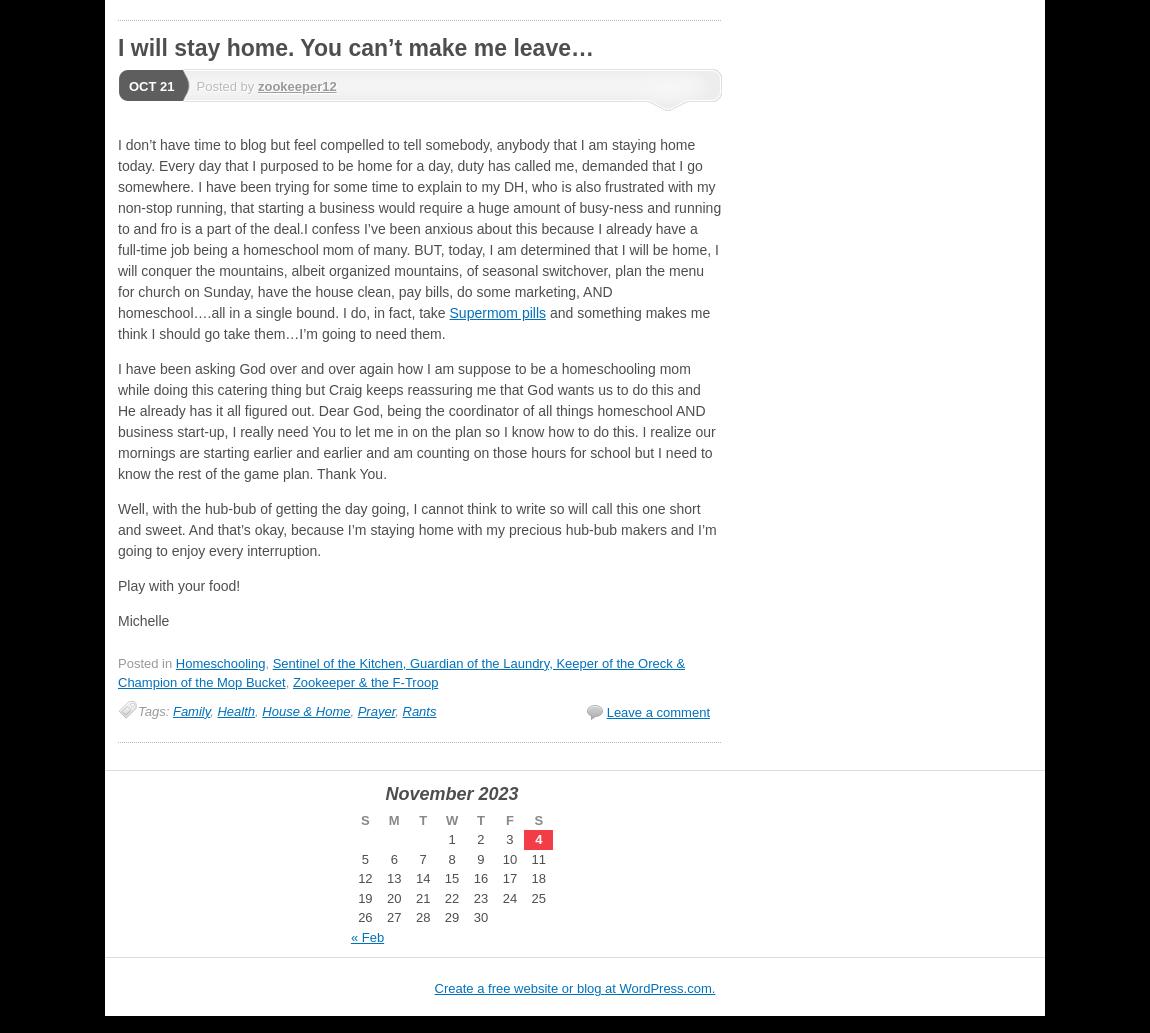  I want to click on 'Oct 21', so click(150, 86).